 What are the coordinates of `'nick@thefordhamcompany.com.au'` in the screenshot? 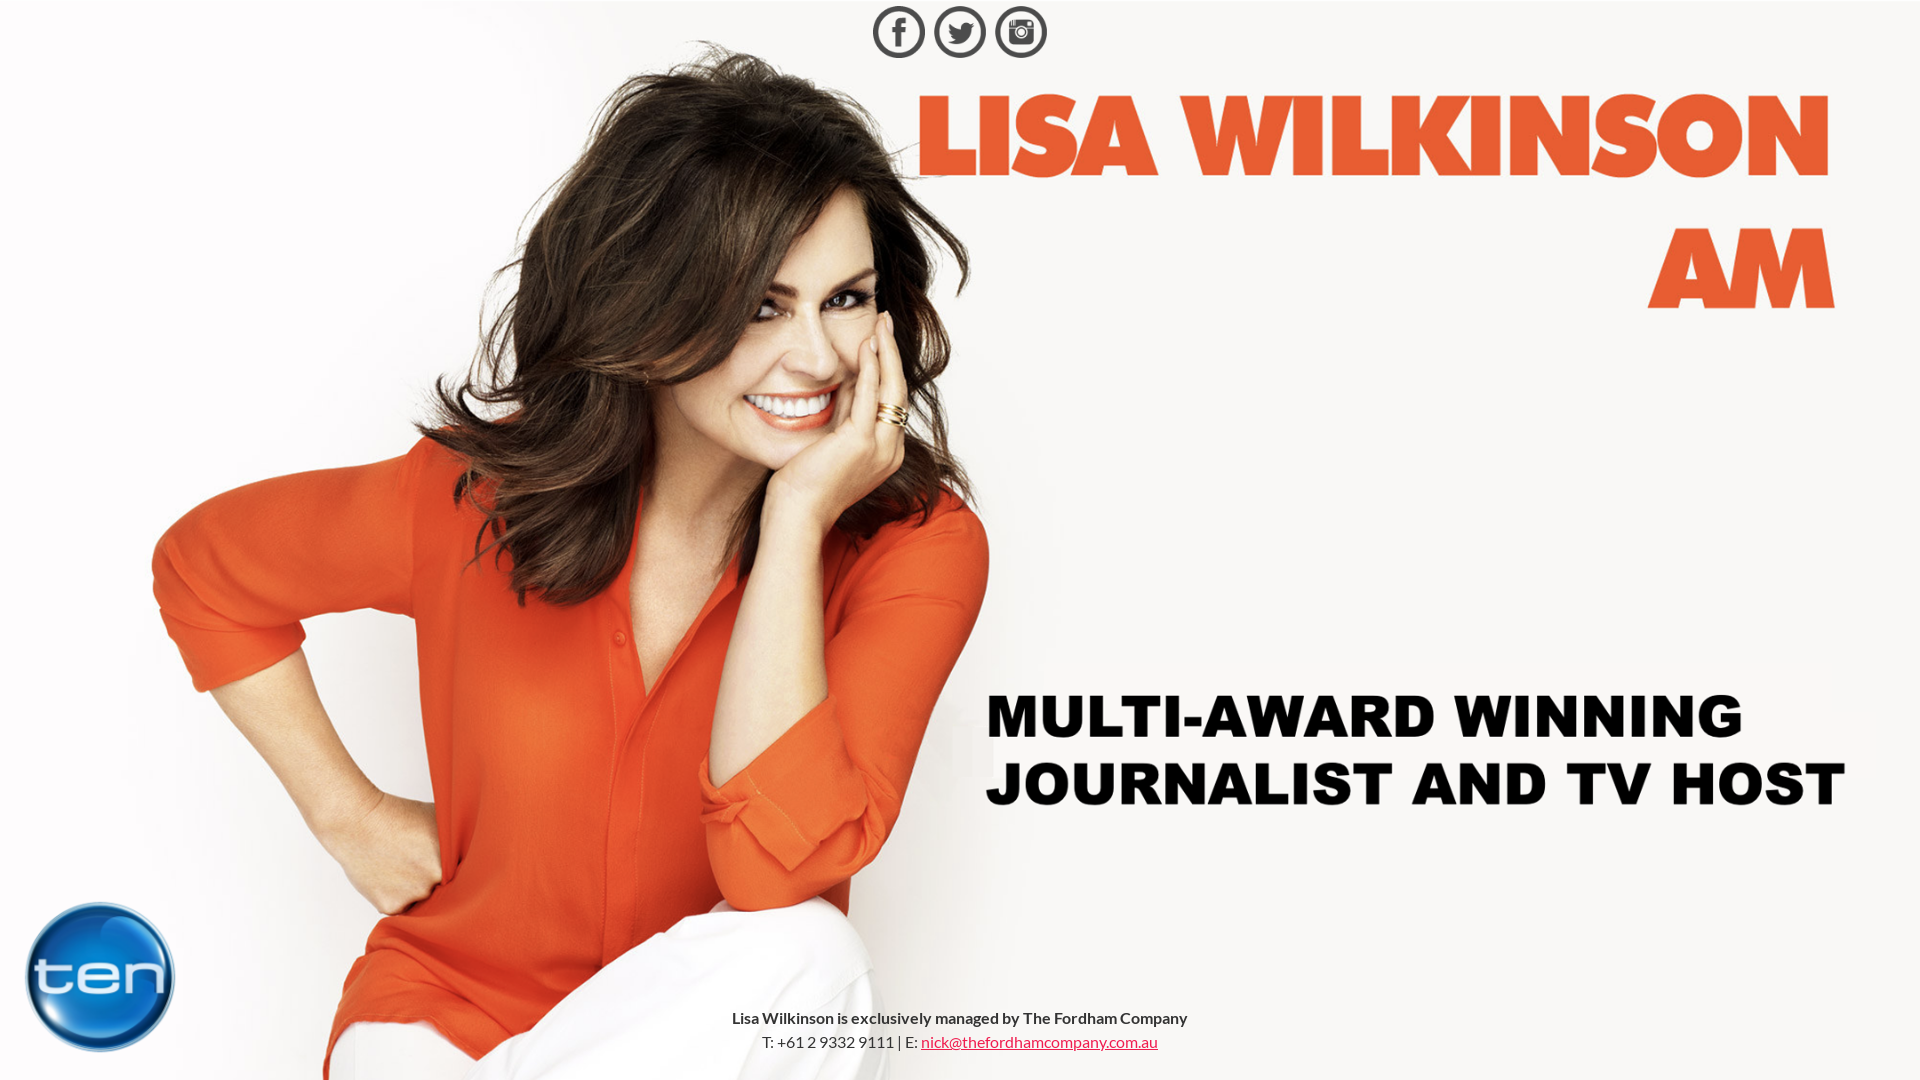 It's located at (1039, 1040).